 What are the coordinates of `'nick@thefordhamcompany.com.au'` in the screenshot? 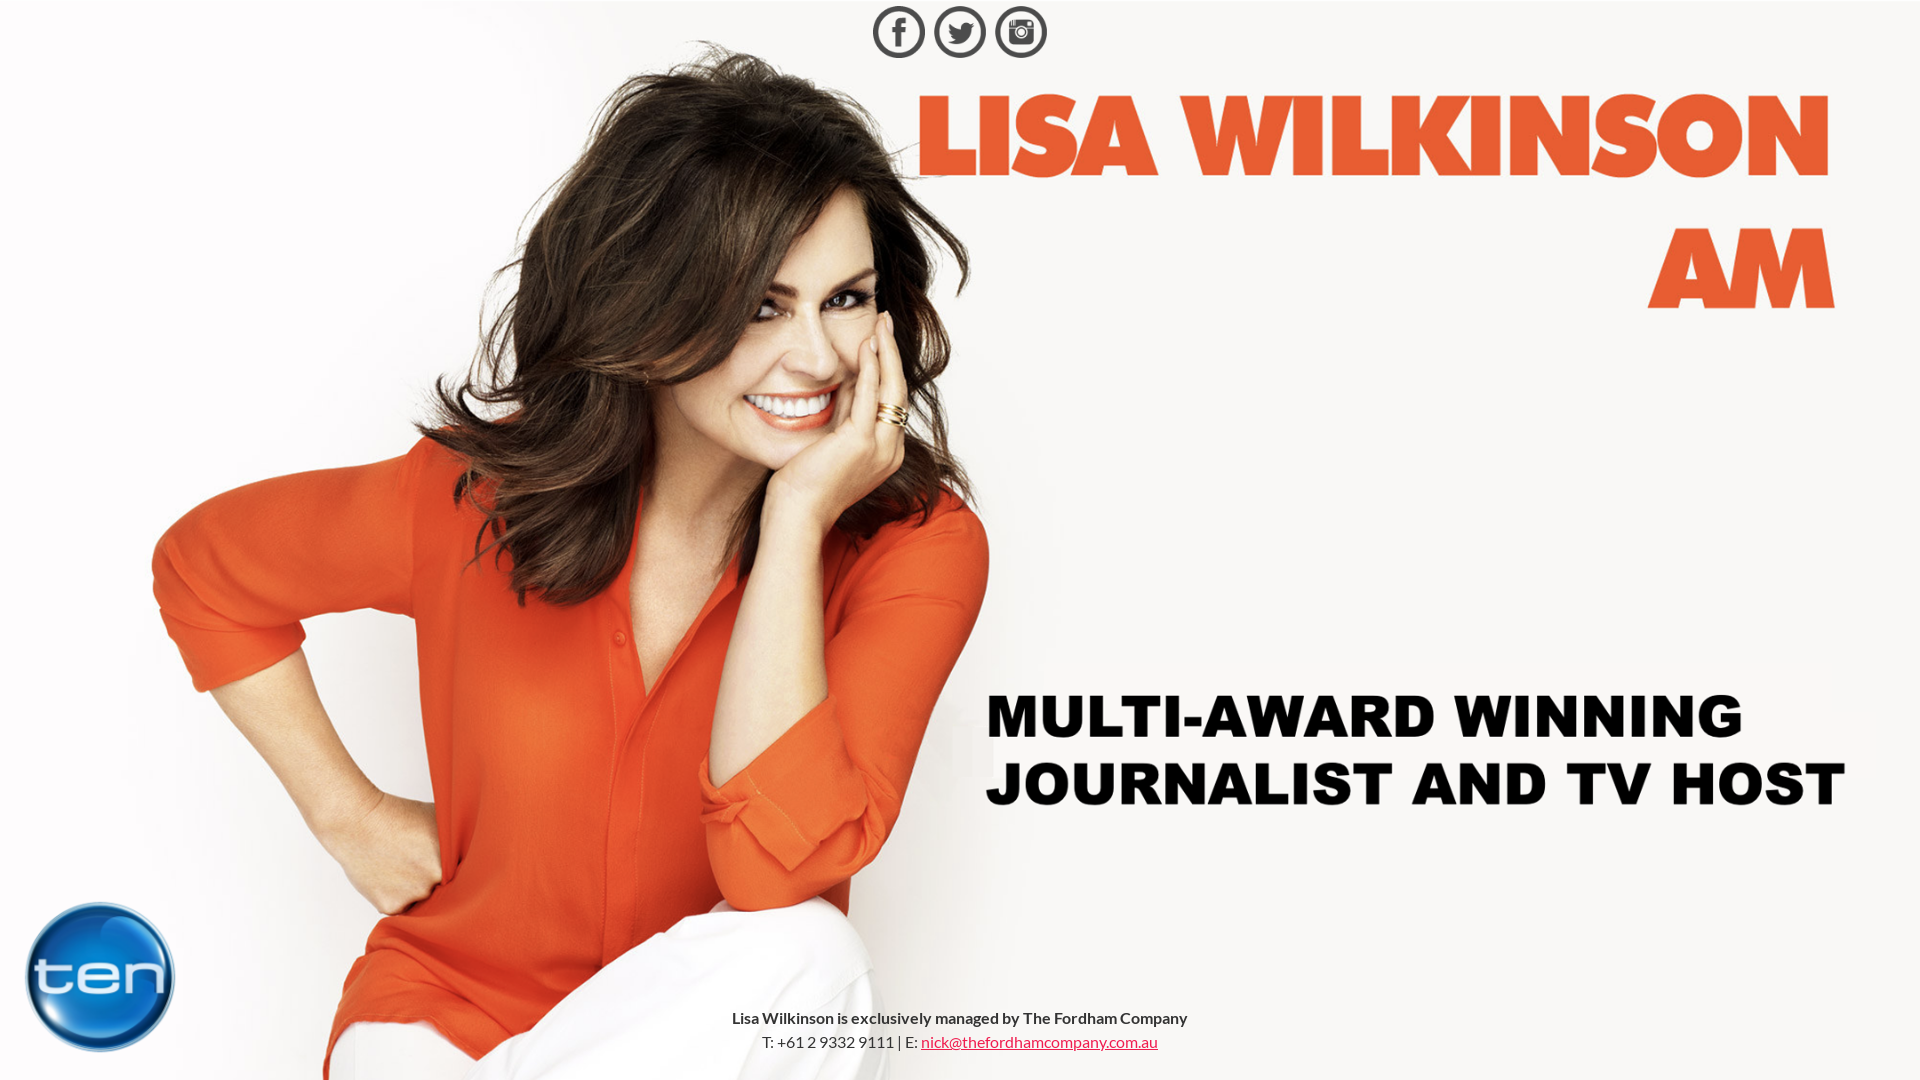 It's located at (1039, 1040).